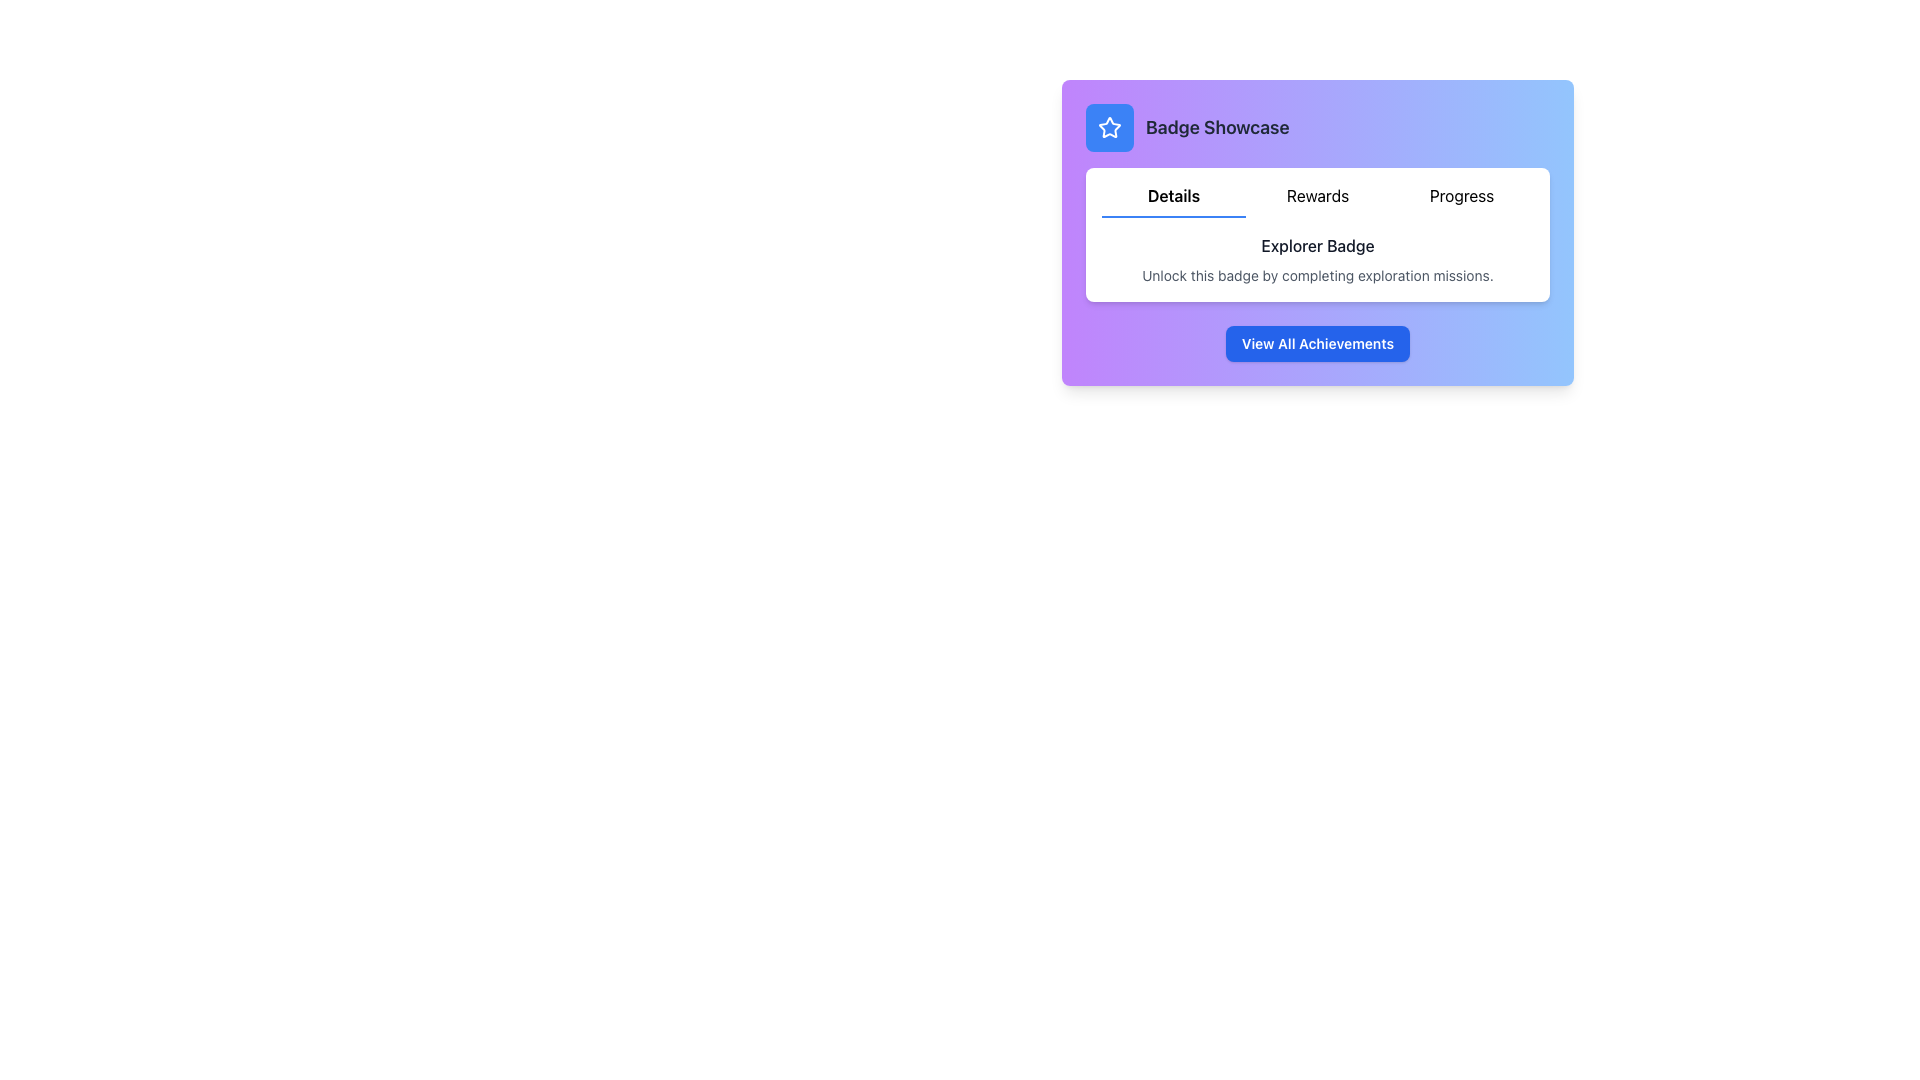 The height and width of the screenshot is (1080, 1920). What do you see at coordinates (1462, 200) in the screenshot?
I see `the 'Progress' tab label to switch tabs in the Badge Showcase navigation bar` at bounding box center [1462, 200].